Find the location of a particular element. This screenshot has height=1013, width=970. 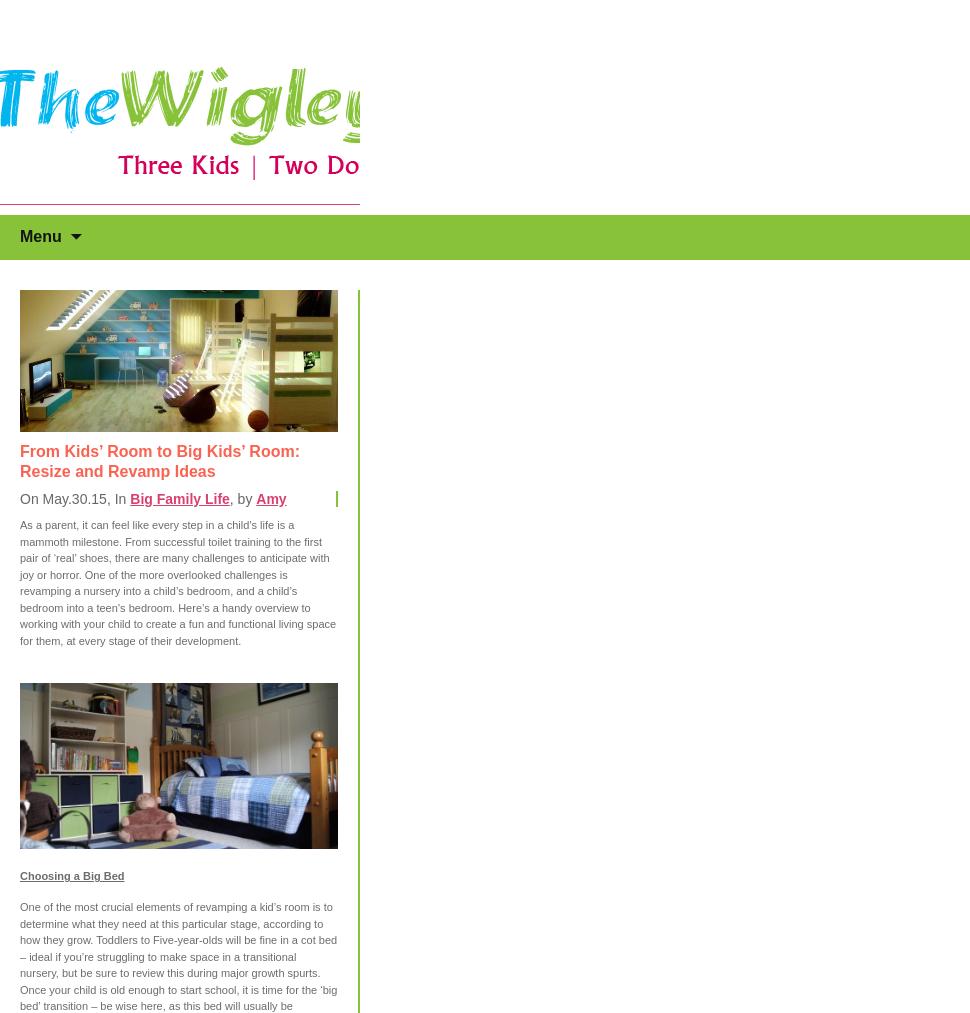

'Amy' is located at coordinates (270, 498).